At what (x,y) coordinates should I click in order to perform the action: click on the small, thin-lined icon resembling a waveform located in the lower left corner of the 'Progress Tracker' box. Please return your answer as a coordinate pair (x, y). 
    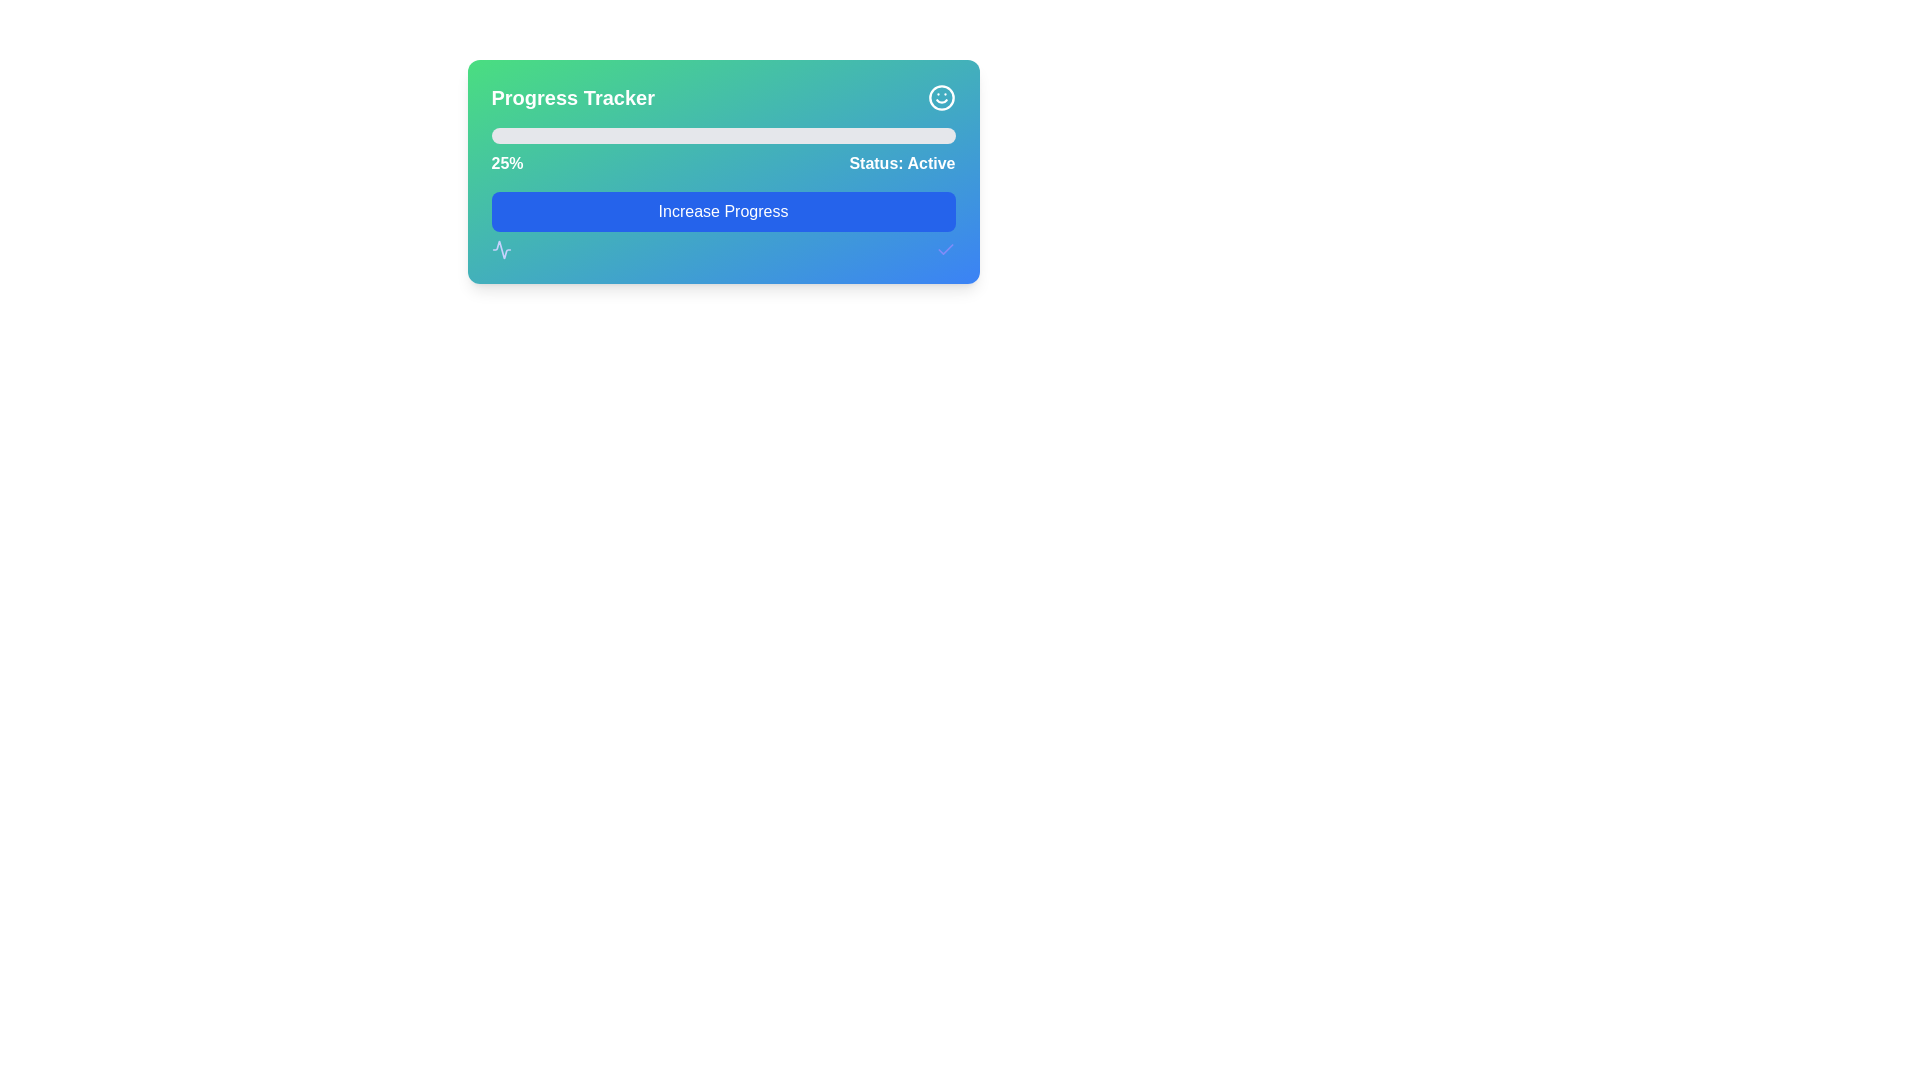
    Looking at the image, I should click on (501, 249).